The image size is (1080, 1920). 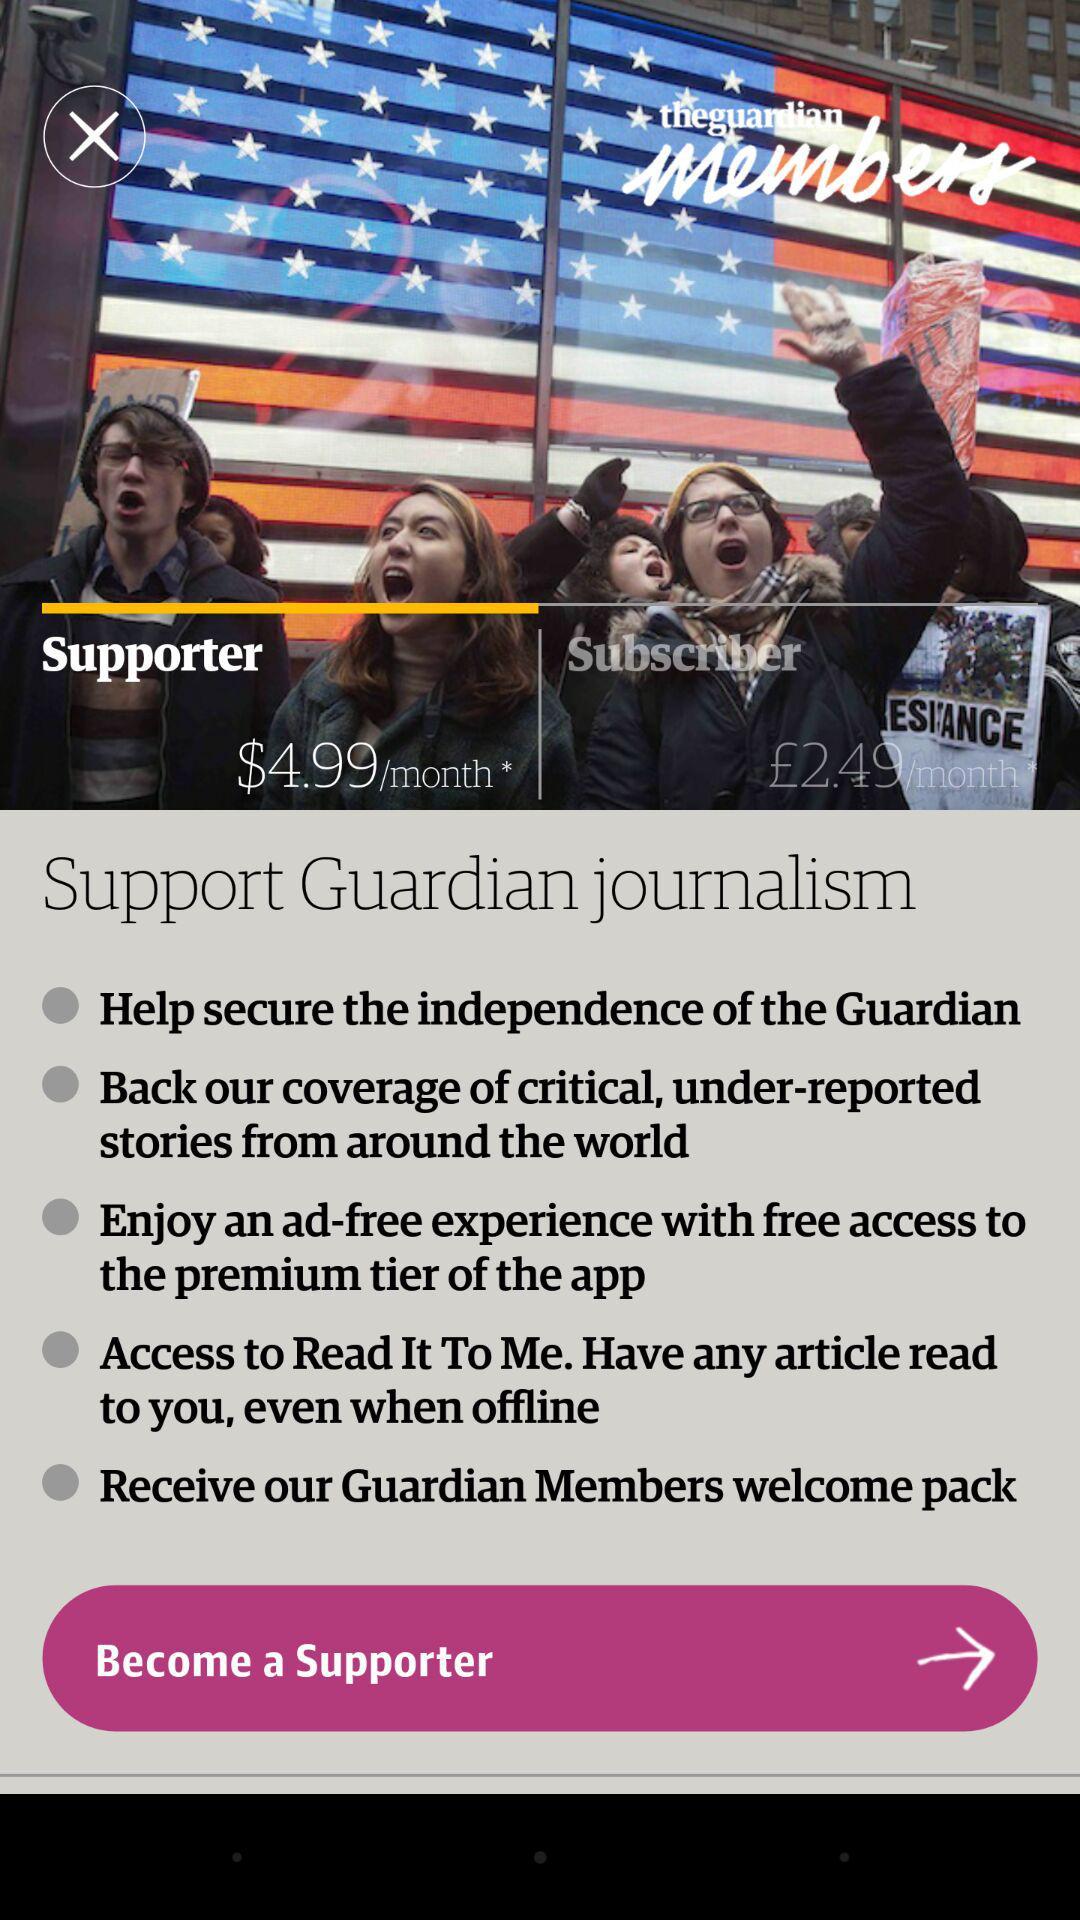 What do you see at coordinates (94, 135) in the screenshot?
I see `close` at bounding box center [94, 135].